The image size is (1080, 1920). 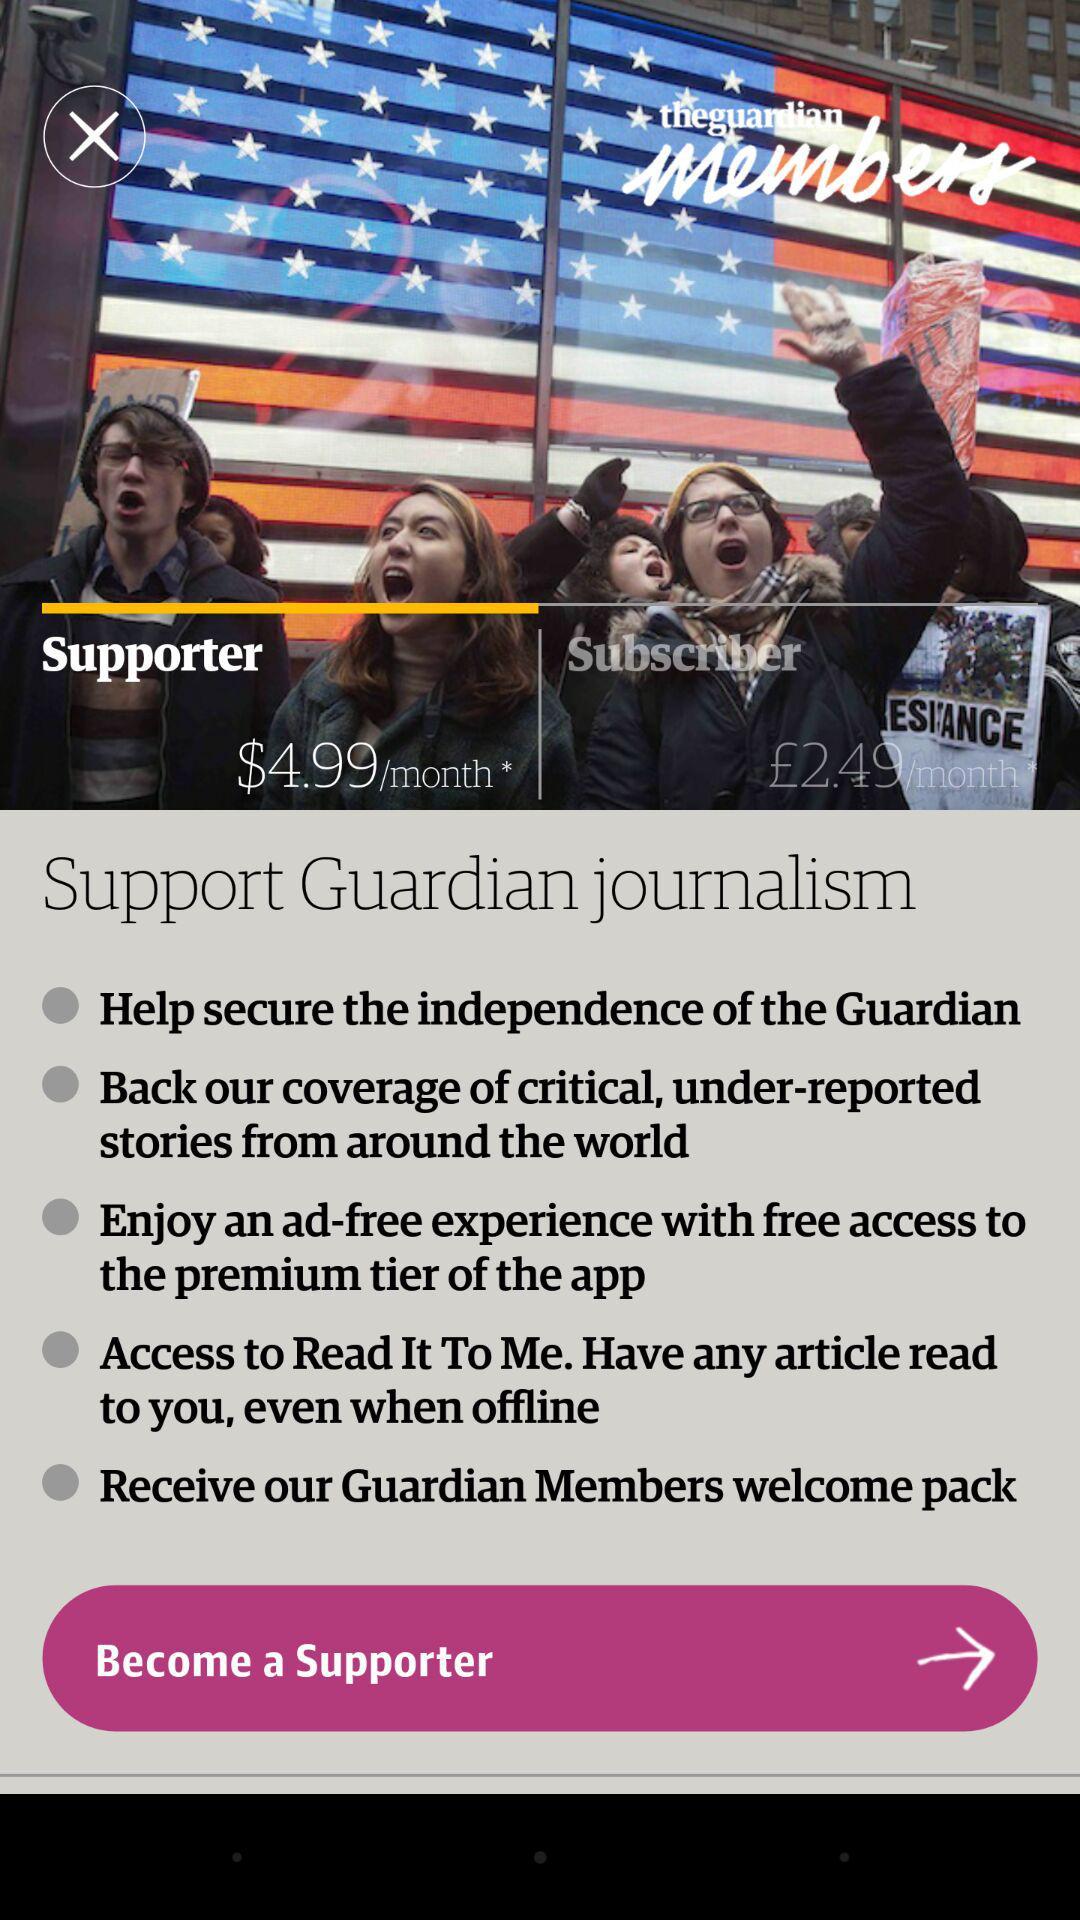 What do you see at coordinates (94, 135) in the screenshot?
I see `close` at bounding box center [94, 135].